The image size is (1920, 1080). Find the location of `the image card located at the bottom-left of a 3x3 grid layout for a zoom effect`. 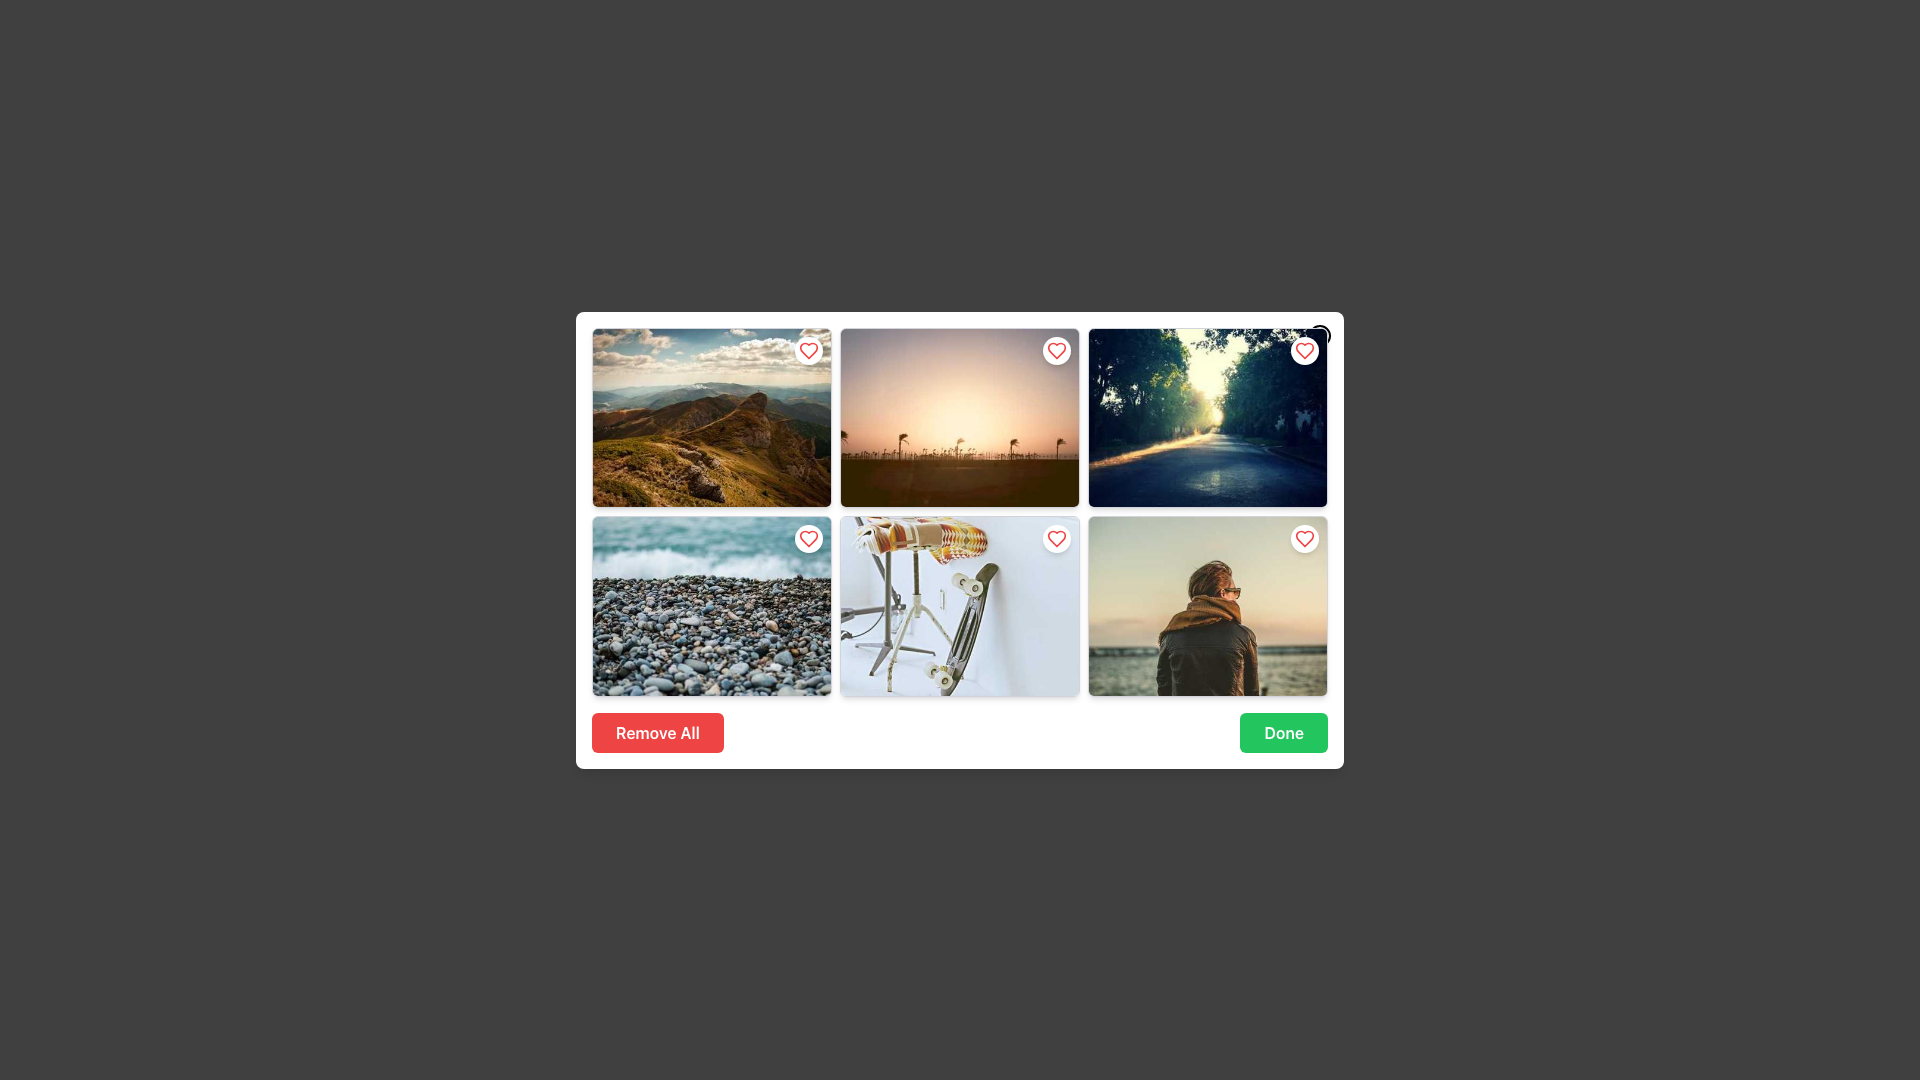

the image card located at the bottom-left of a 3x3 grid layout for a zoom effect is located at coordinates (711, 604).